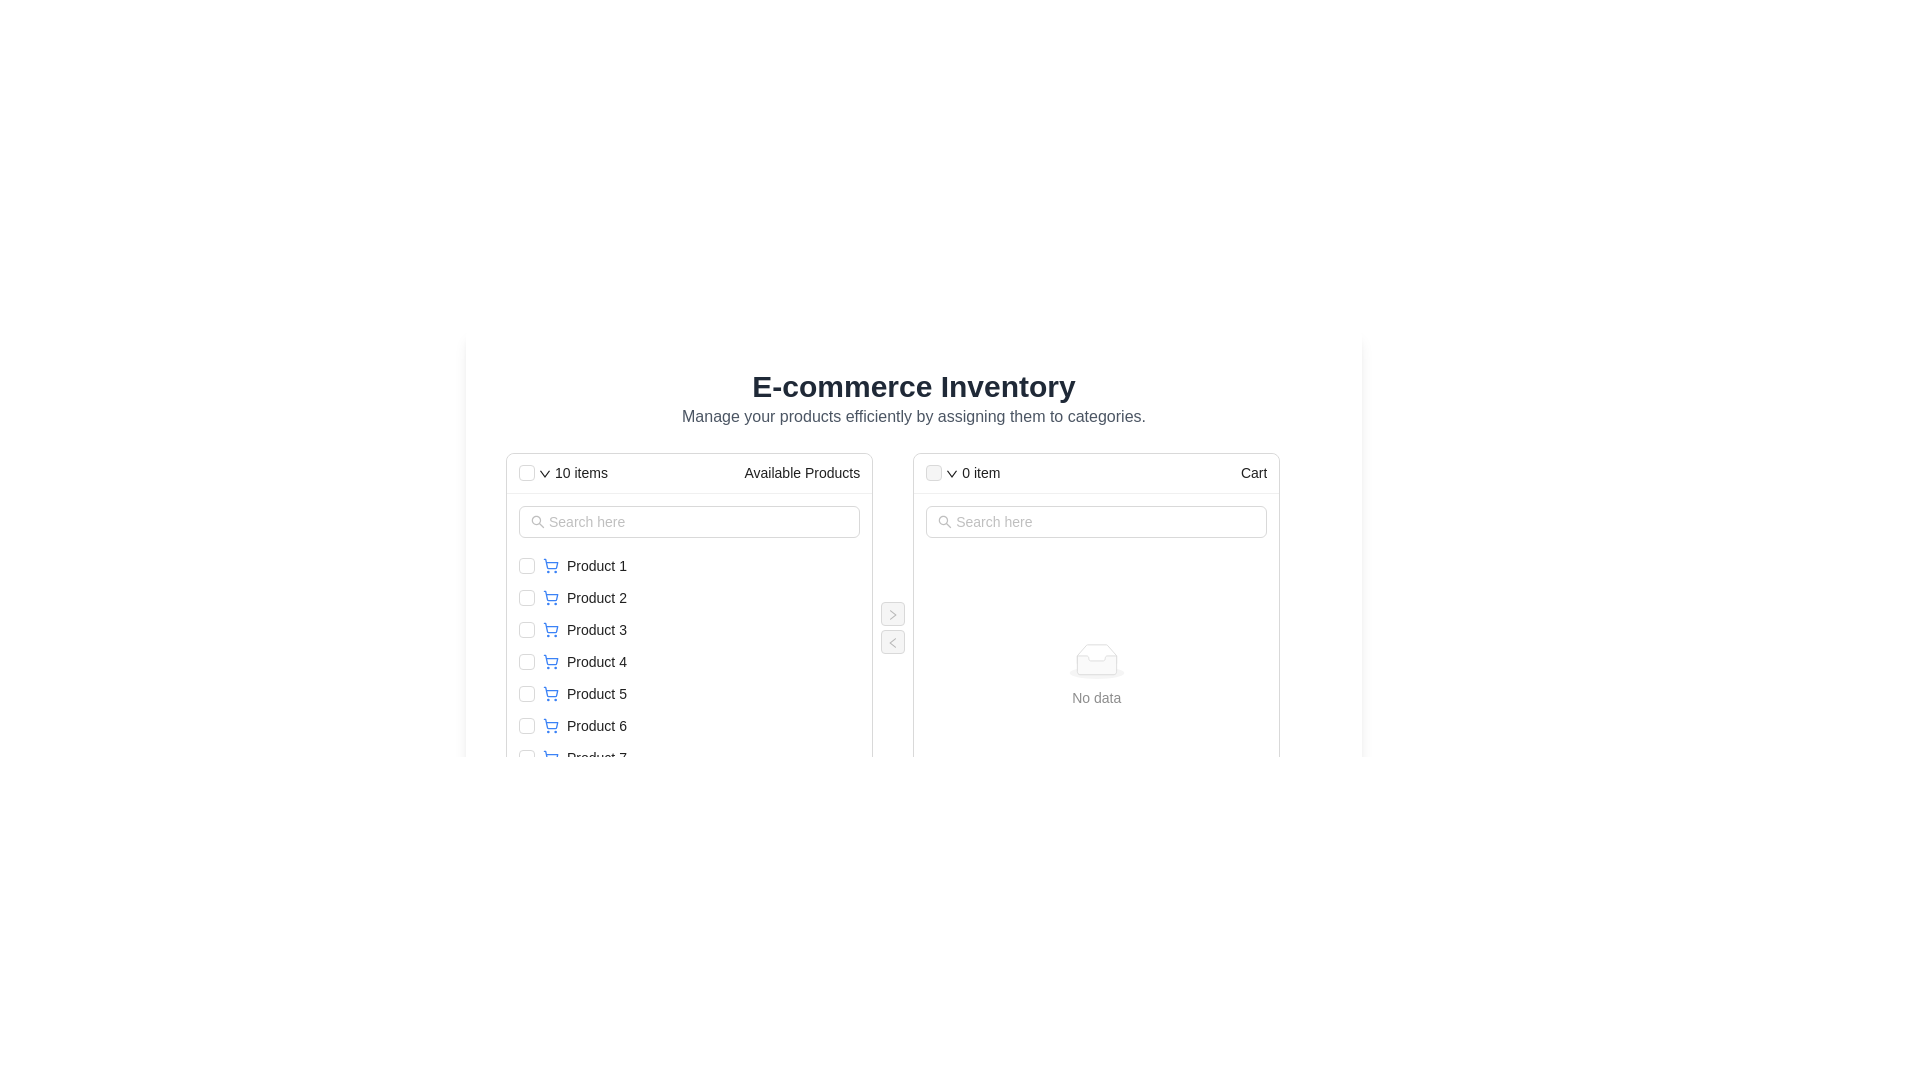 The height and width of the screenshot is (1080, 1920). Describe the element at coordinates (689, 596) in the screenshot. I see `the checkbox in the second row of the 'Available Products' list` at that location.